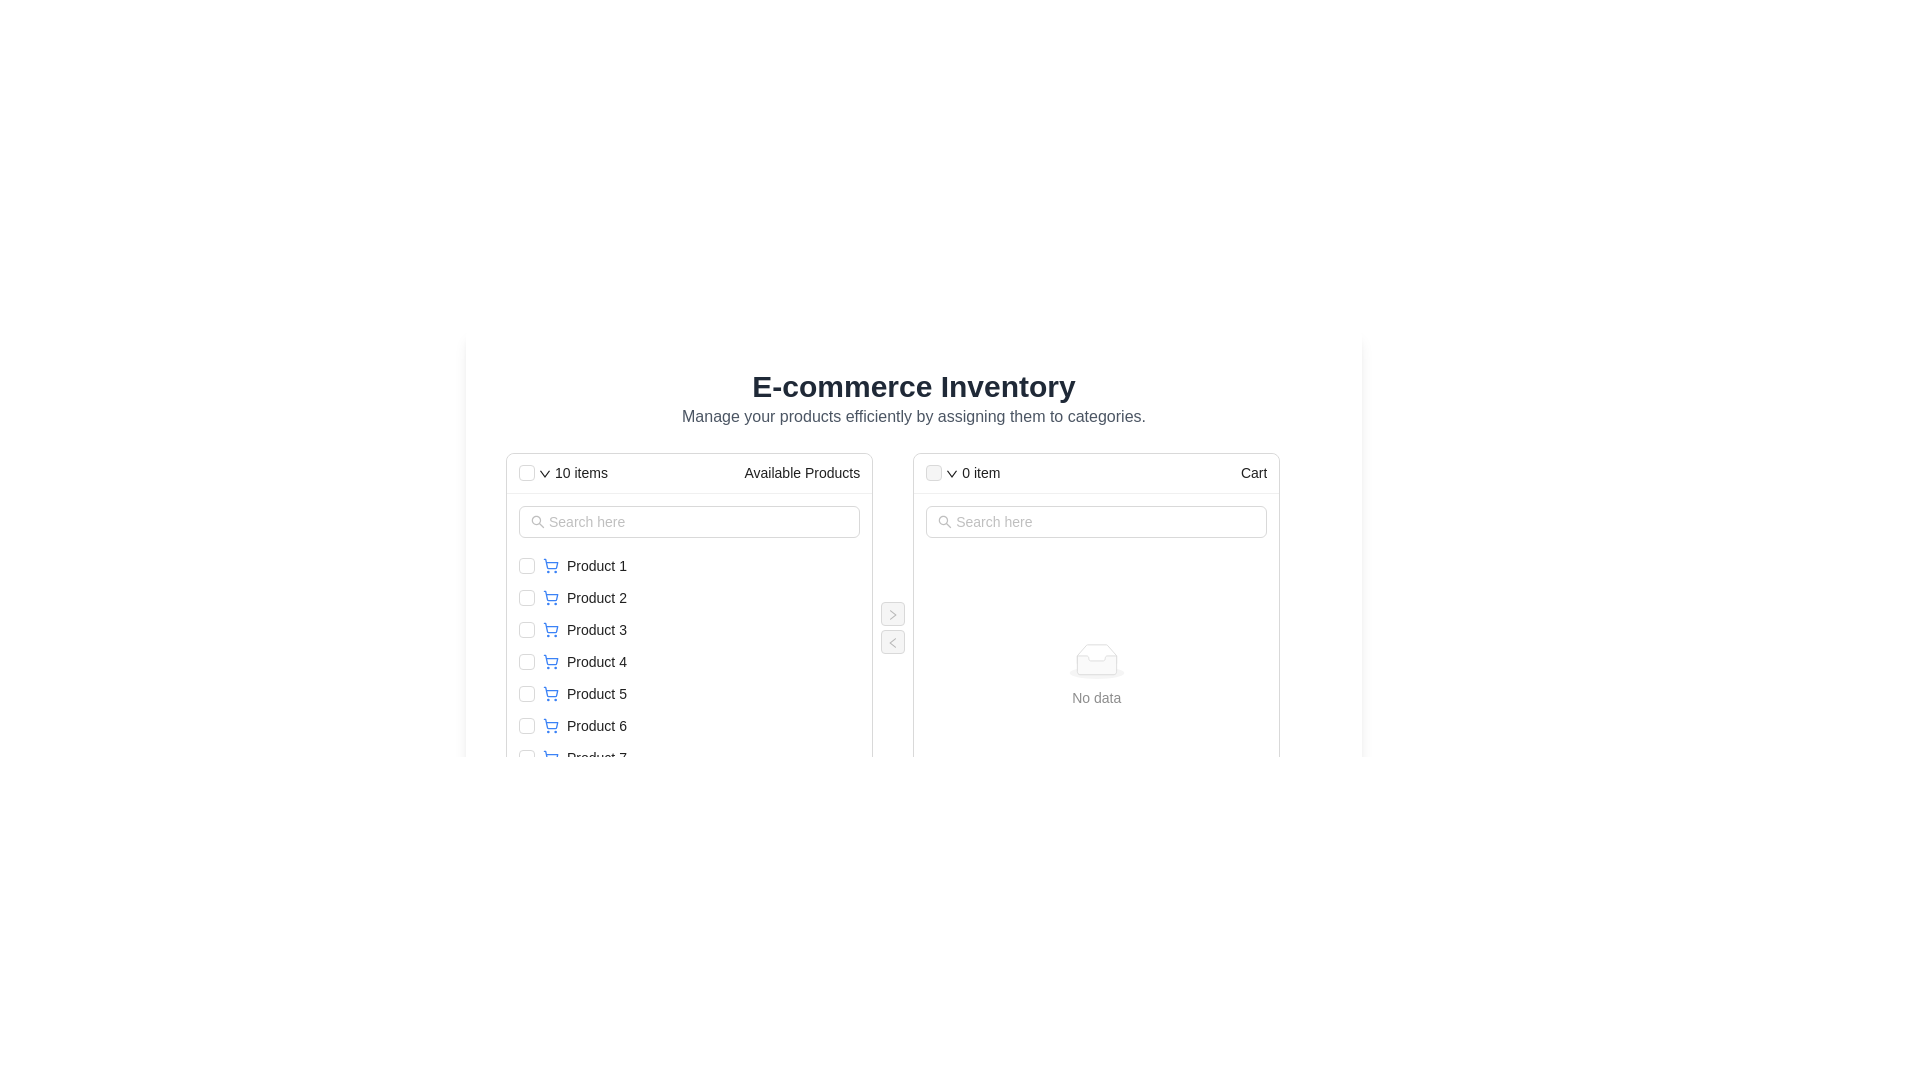 The height and width of the screenshot is (1080, 1920). Describe the element at coordinates (689, 596) in the screenshot. I see `the checkbox in the second row of the 'Available Products' list` at that location.